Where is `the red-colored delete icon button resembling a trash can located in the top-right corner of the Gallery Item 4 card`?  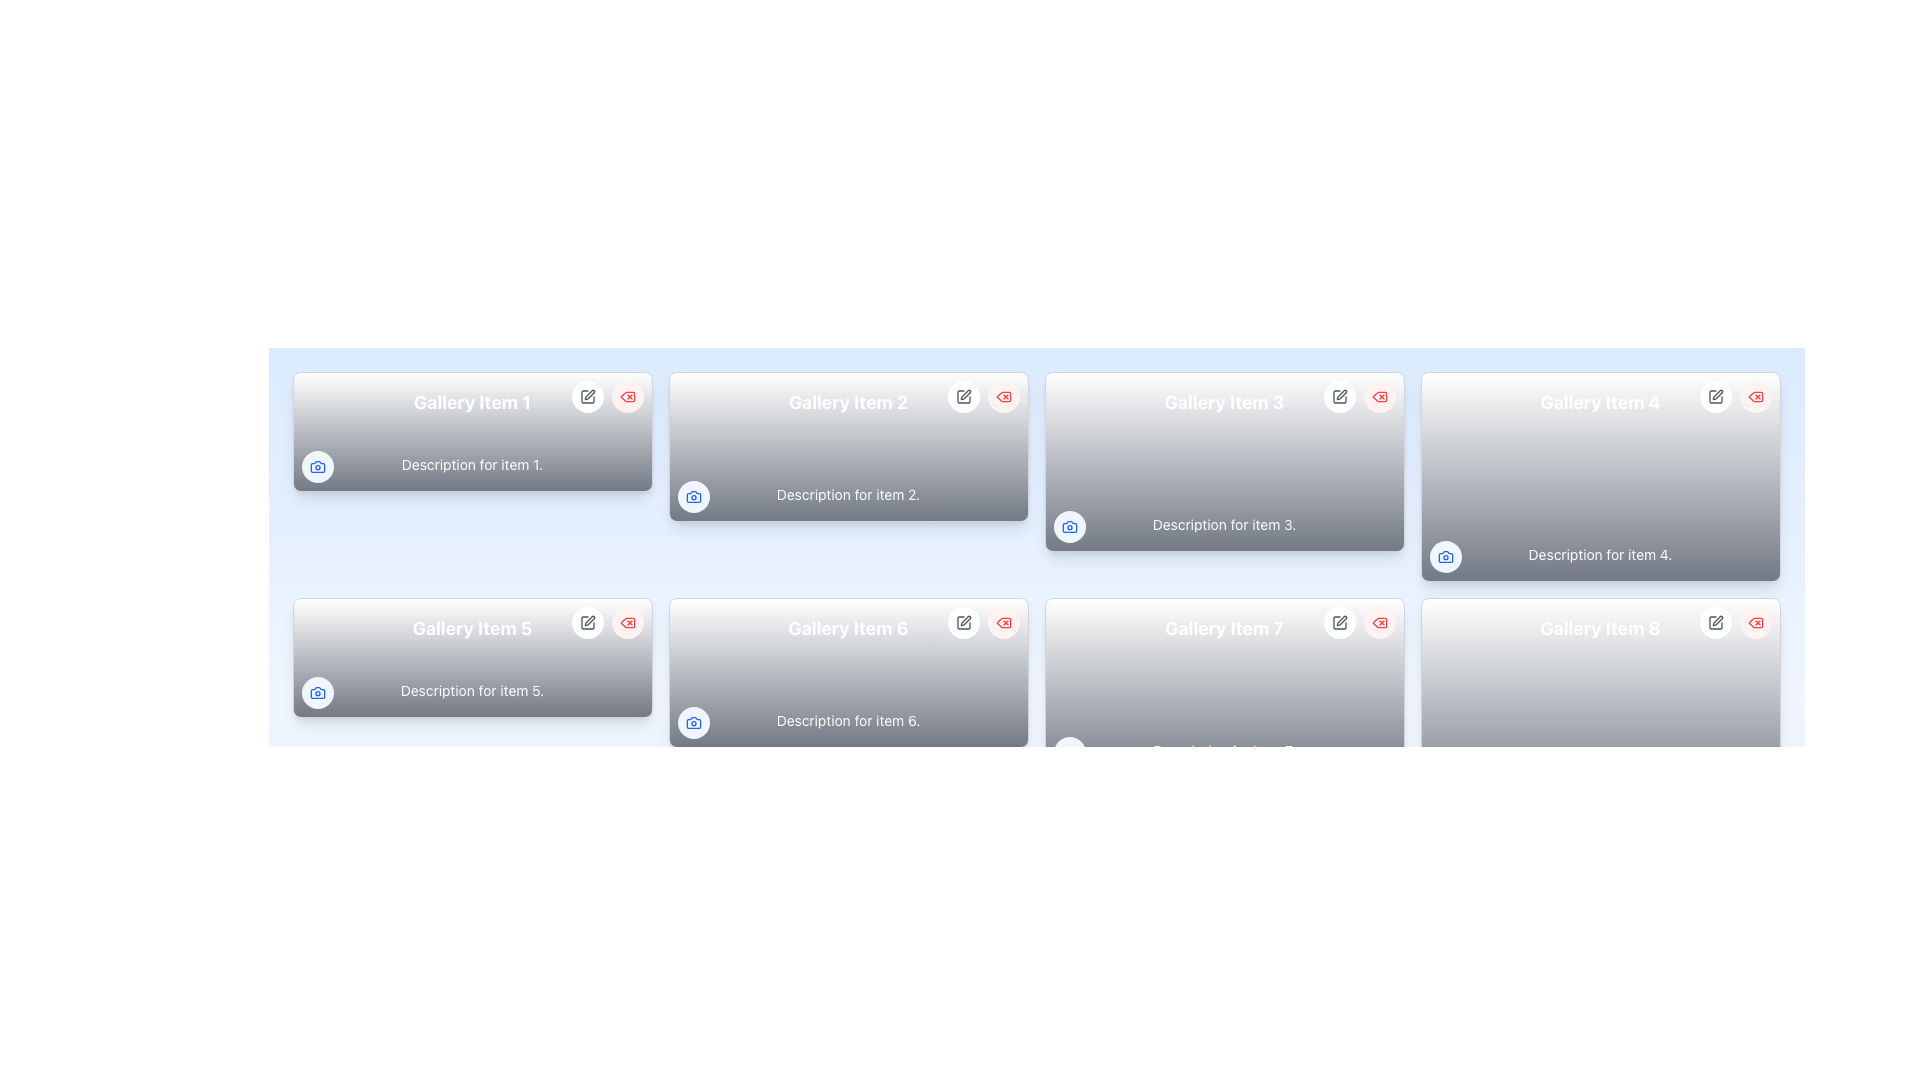
the red-colored delete icon button resembling a trash can located in the top-right corner of the Gallery Item 4 card is located at coordinates (1754, 397).